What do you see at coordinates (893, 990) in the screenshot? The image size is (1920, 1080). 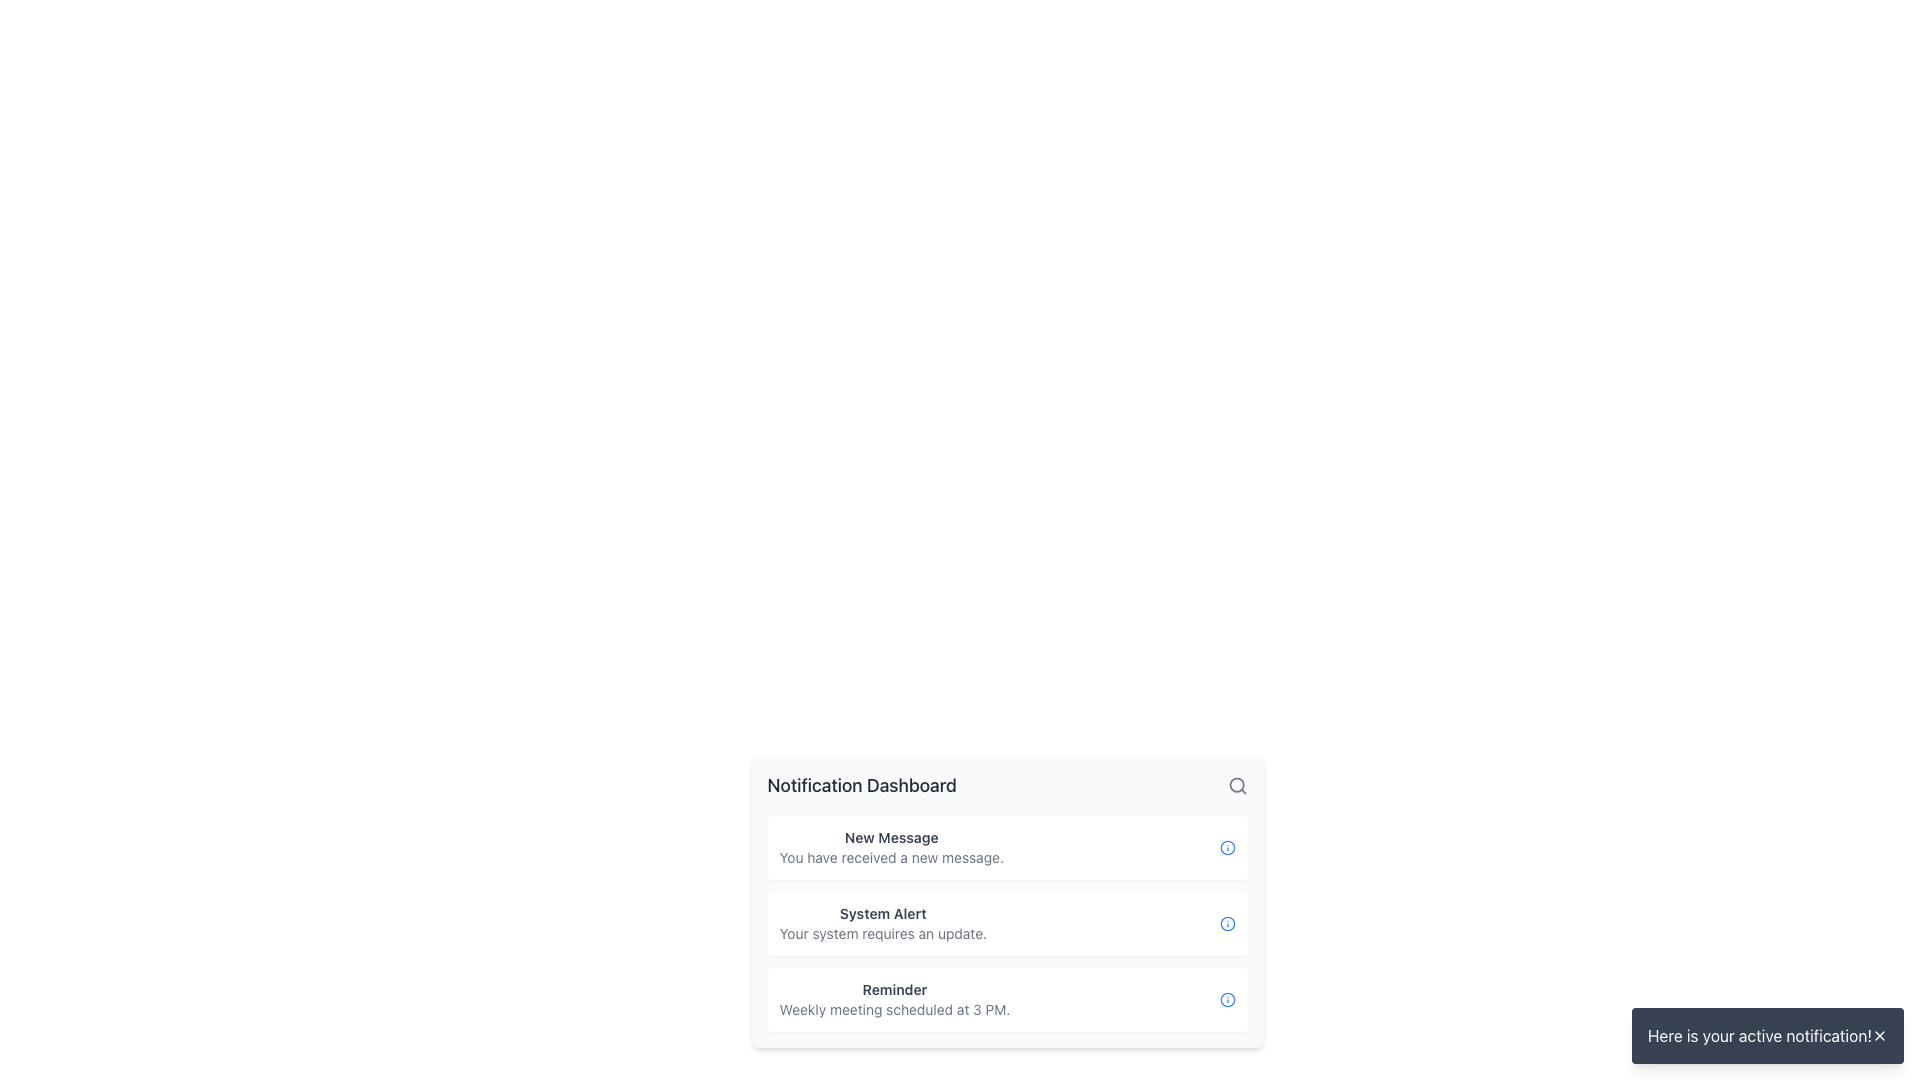 I see `text label that reads 'Reminder', which is styled in bold medium-gray color and located within a white notification card in the dashboard` at bounding box center [893, 990].